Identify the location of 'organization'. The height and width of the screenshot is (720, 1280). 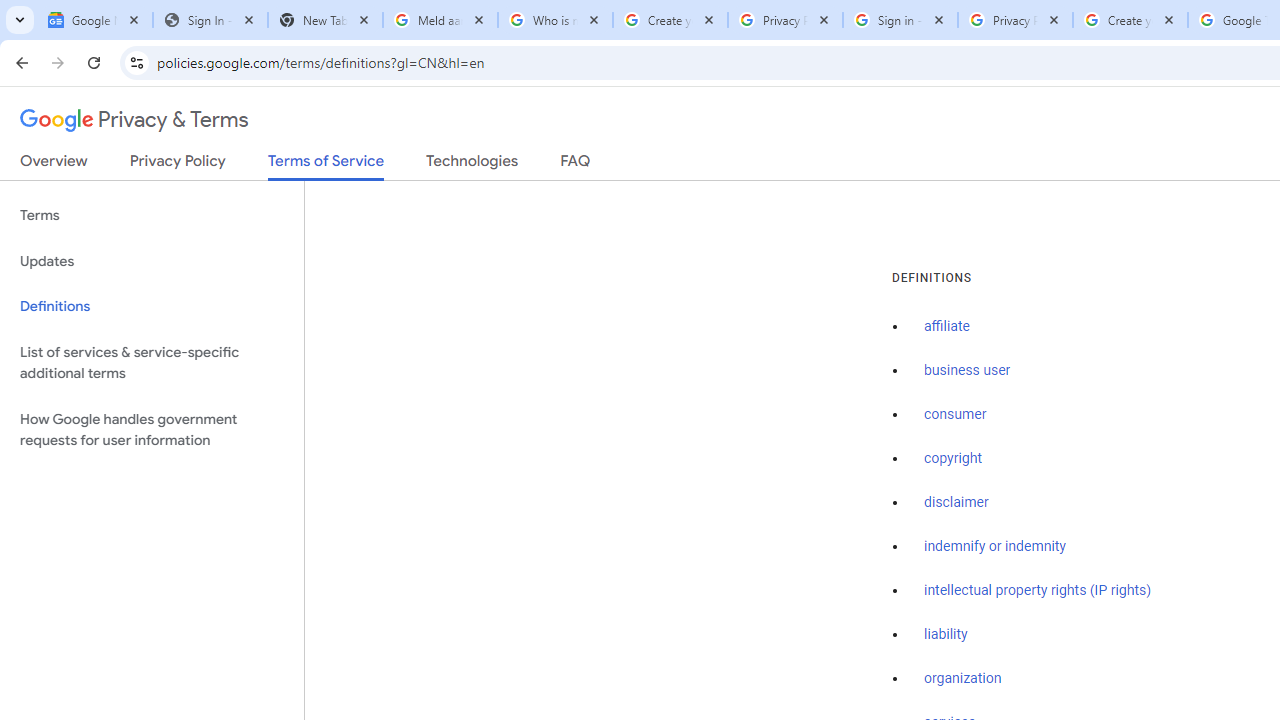
(963, 678).